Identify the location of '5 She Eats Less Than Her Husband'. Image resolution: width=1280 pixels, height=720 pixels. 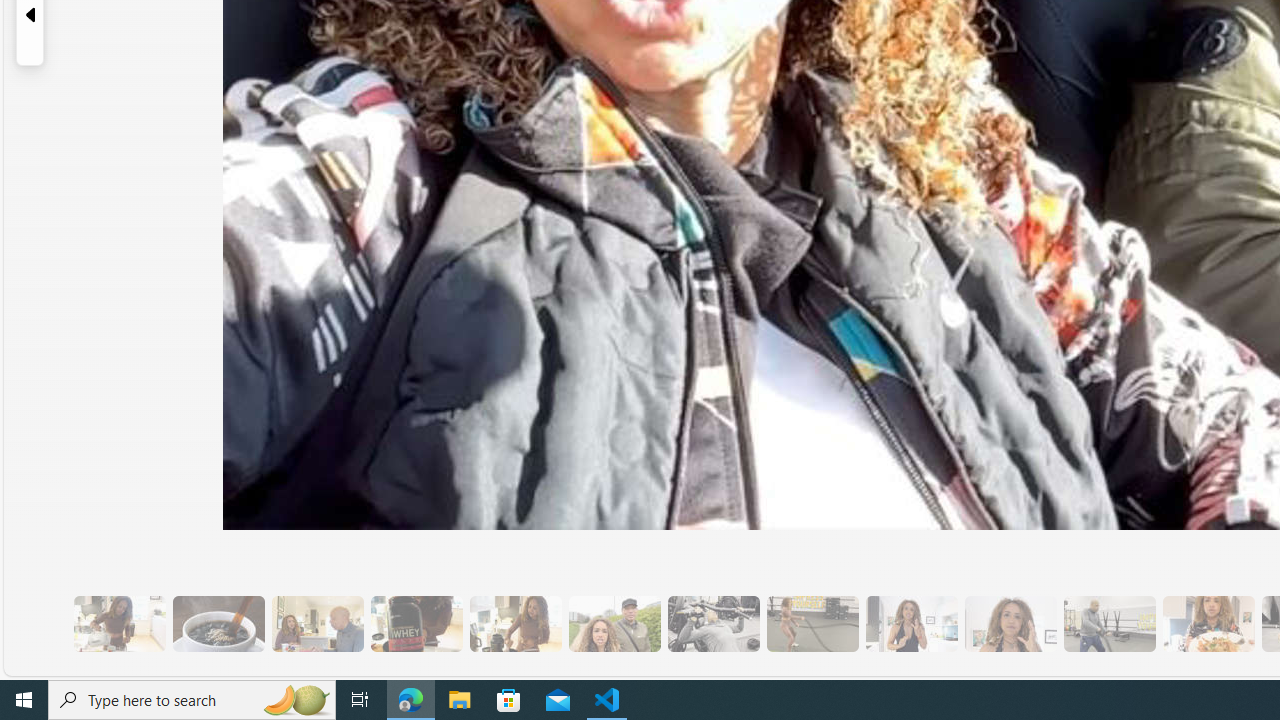
(316, 623).